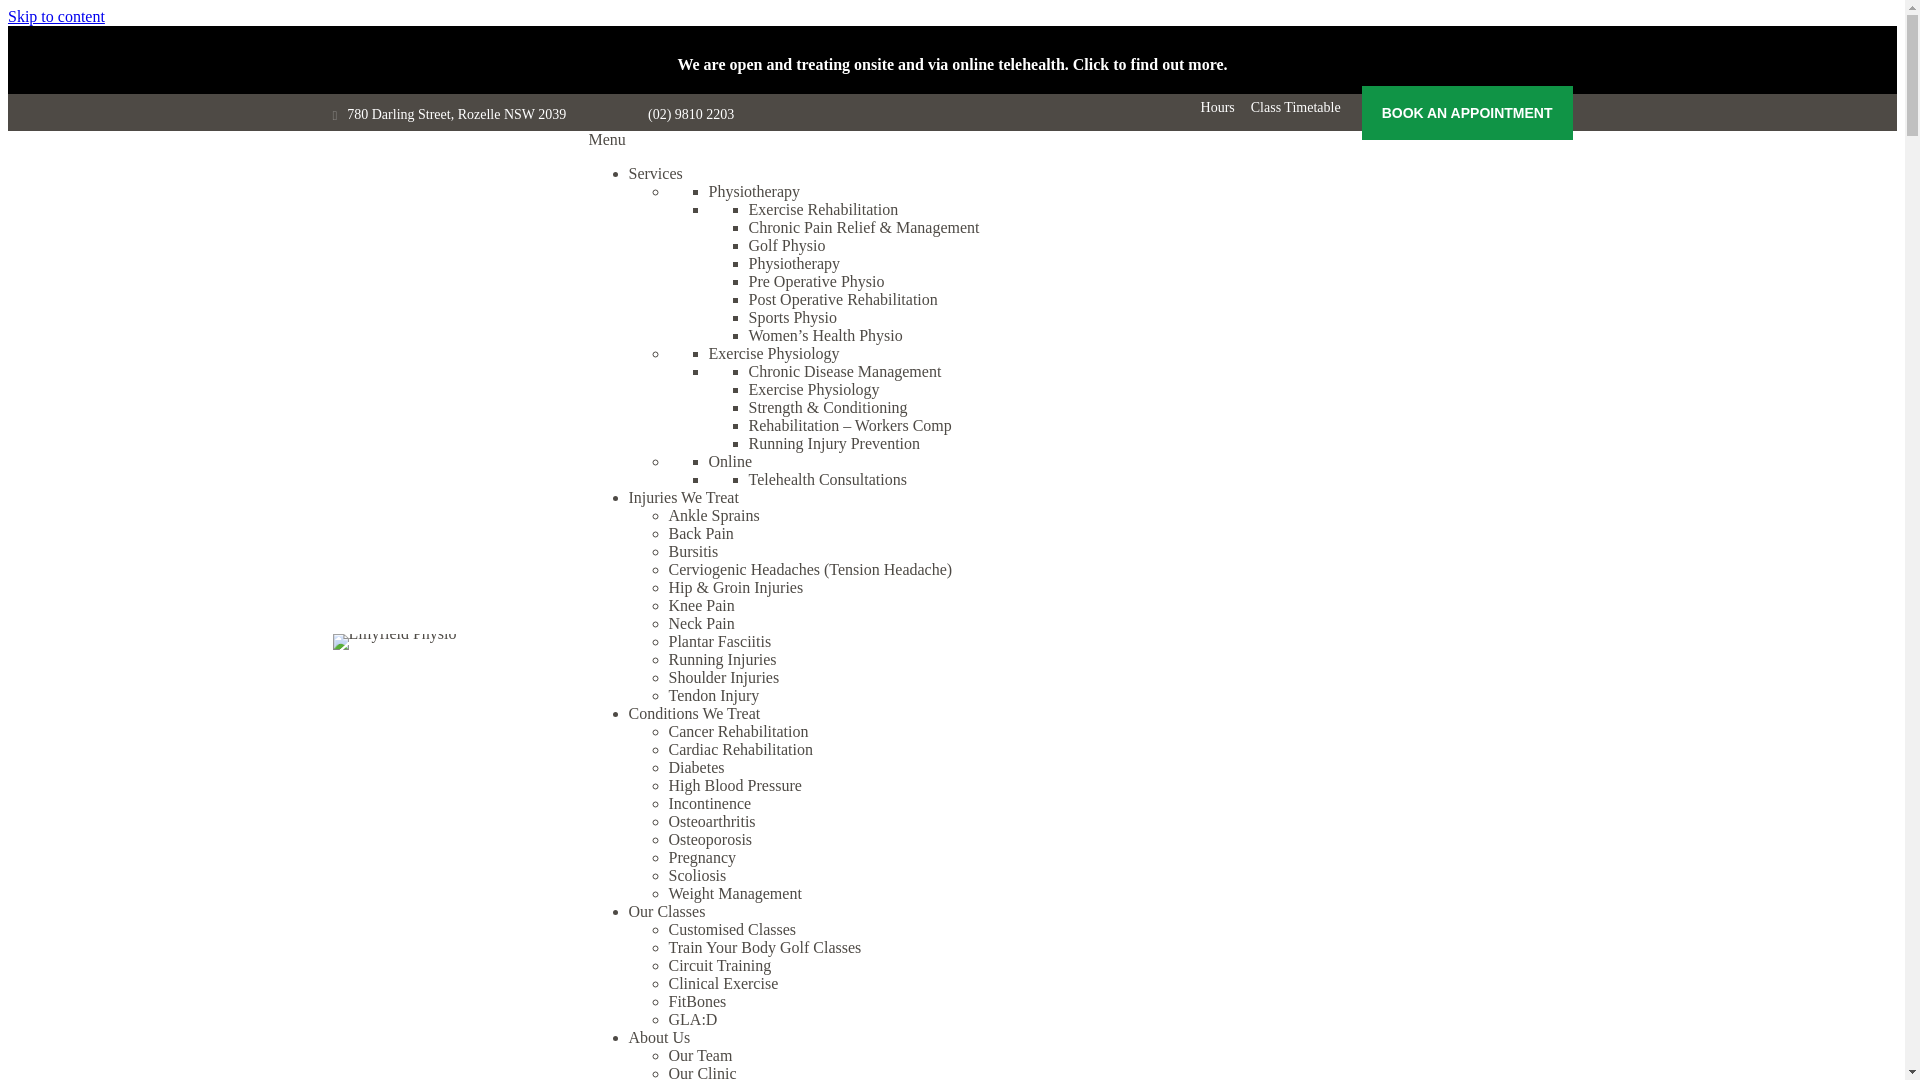  Describe the element at coordinates (667, 874) in the screenshot. I see `'Scoliosis'` at that location.